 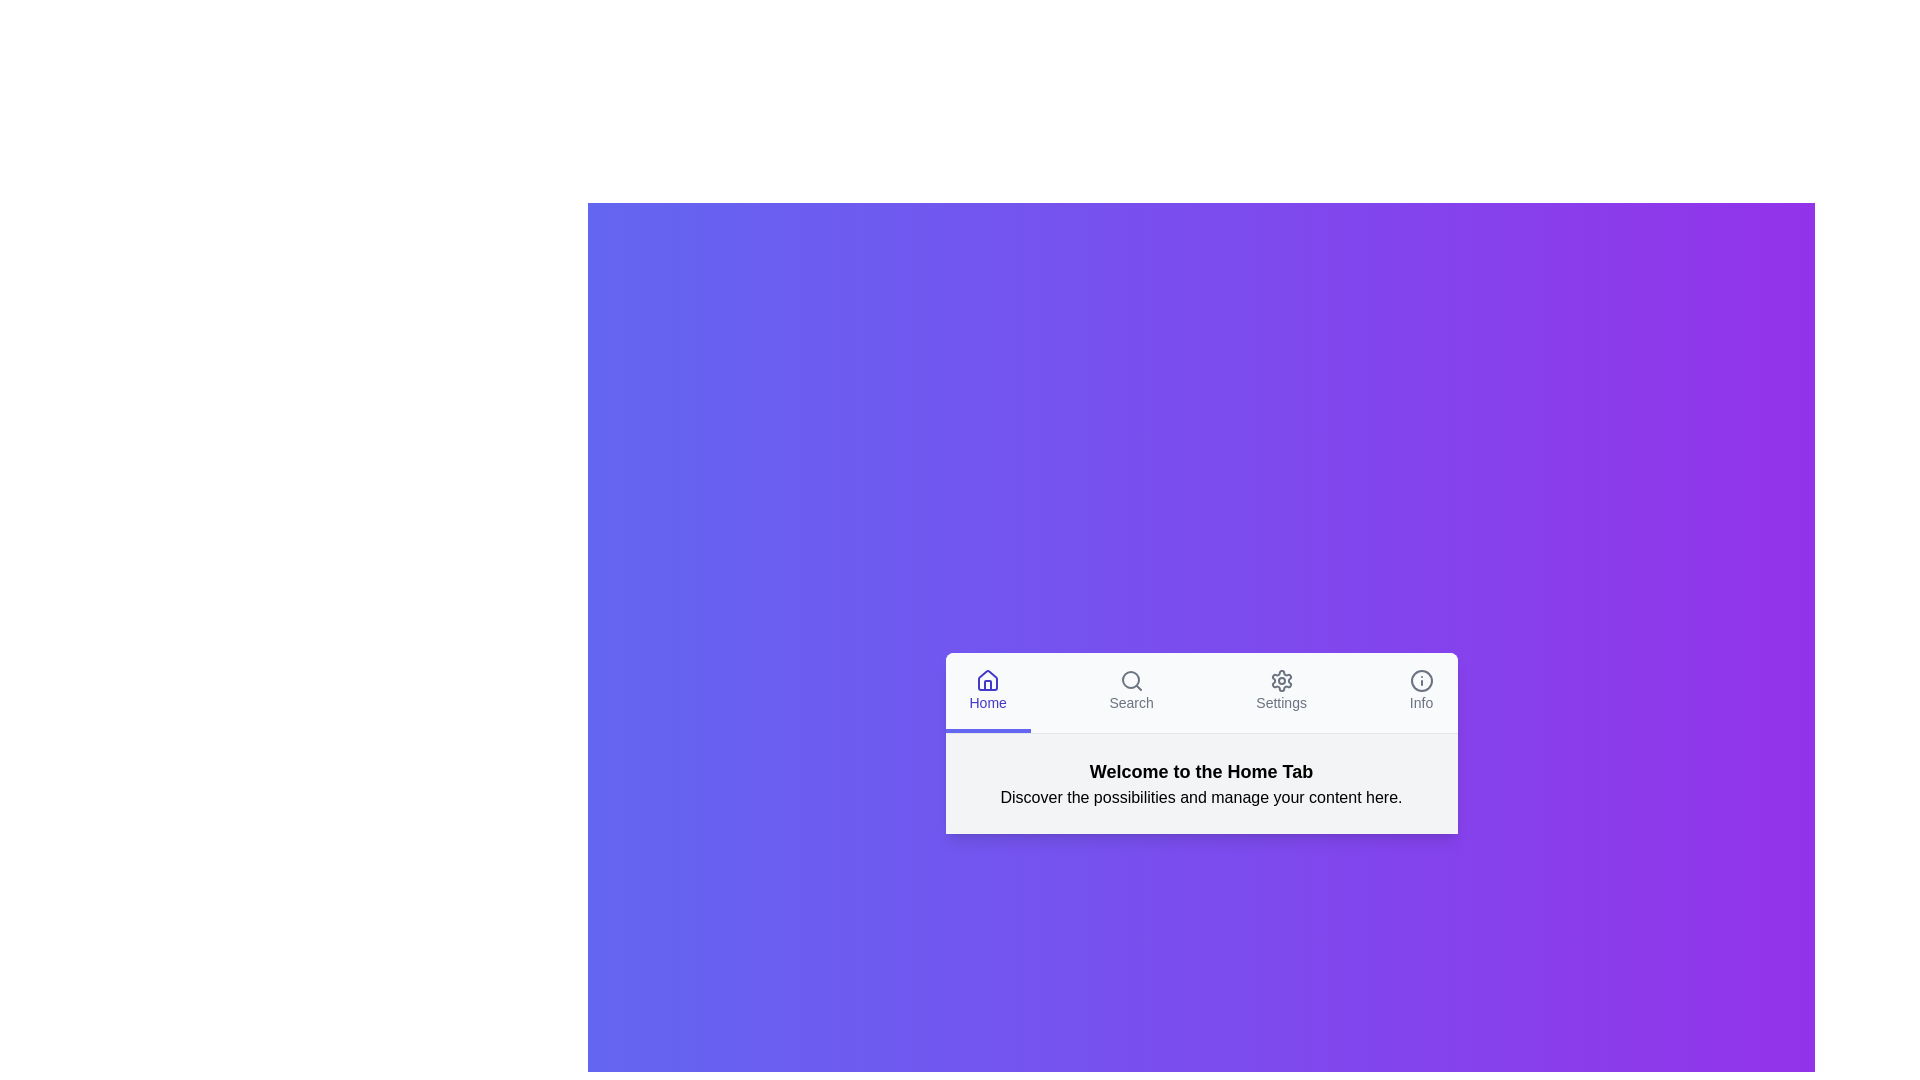 I want to click on the outermost circular boundary of the 'Info' icon located in the top-right section of the bottom menu bar, so click(x=1420, y=679).